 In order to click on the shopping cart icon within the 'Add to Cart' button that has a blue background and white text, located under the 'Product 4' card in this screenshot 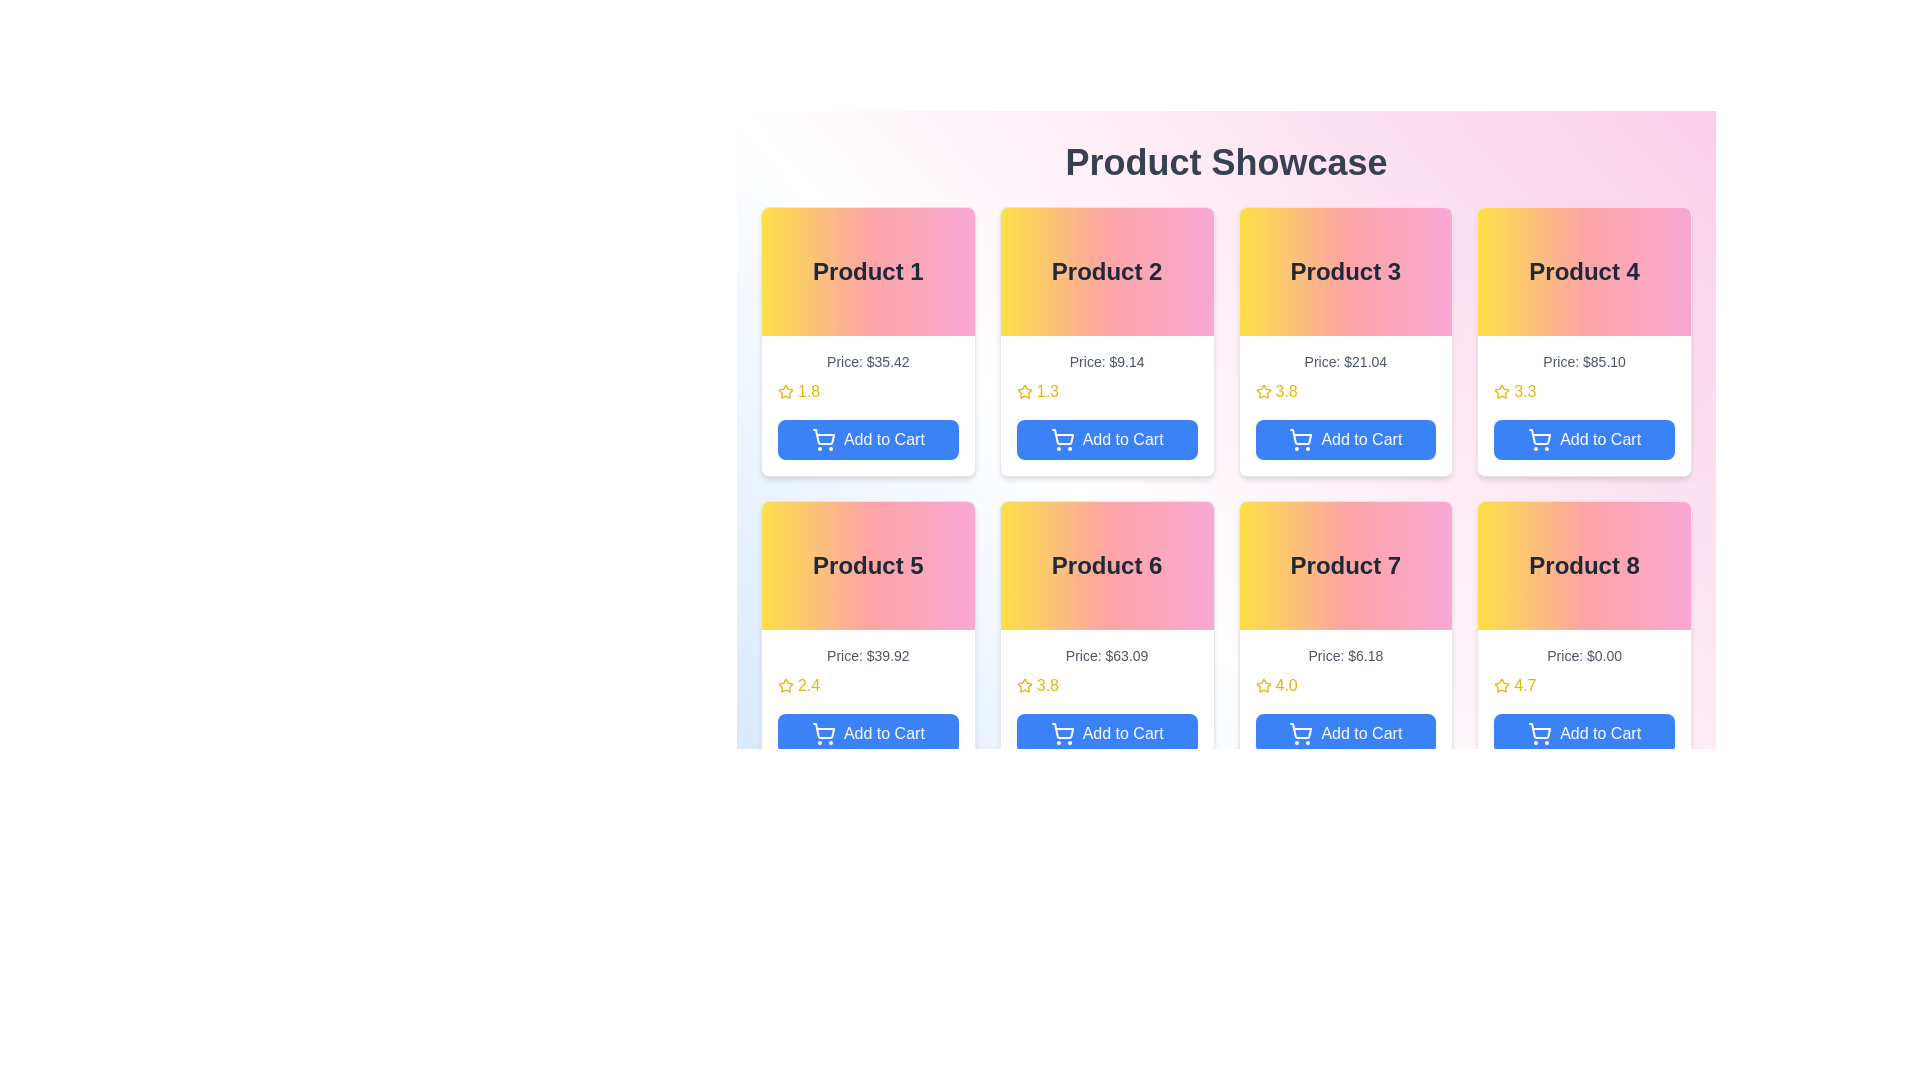, I will do `click(1539, 438)`.